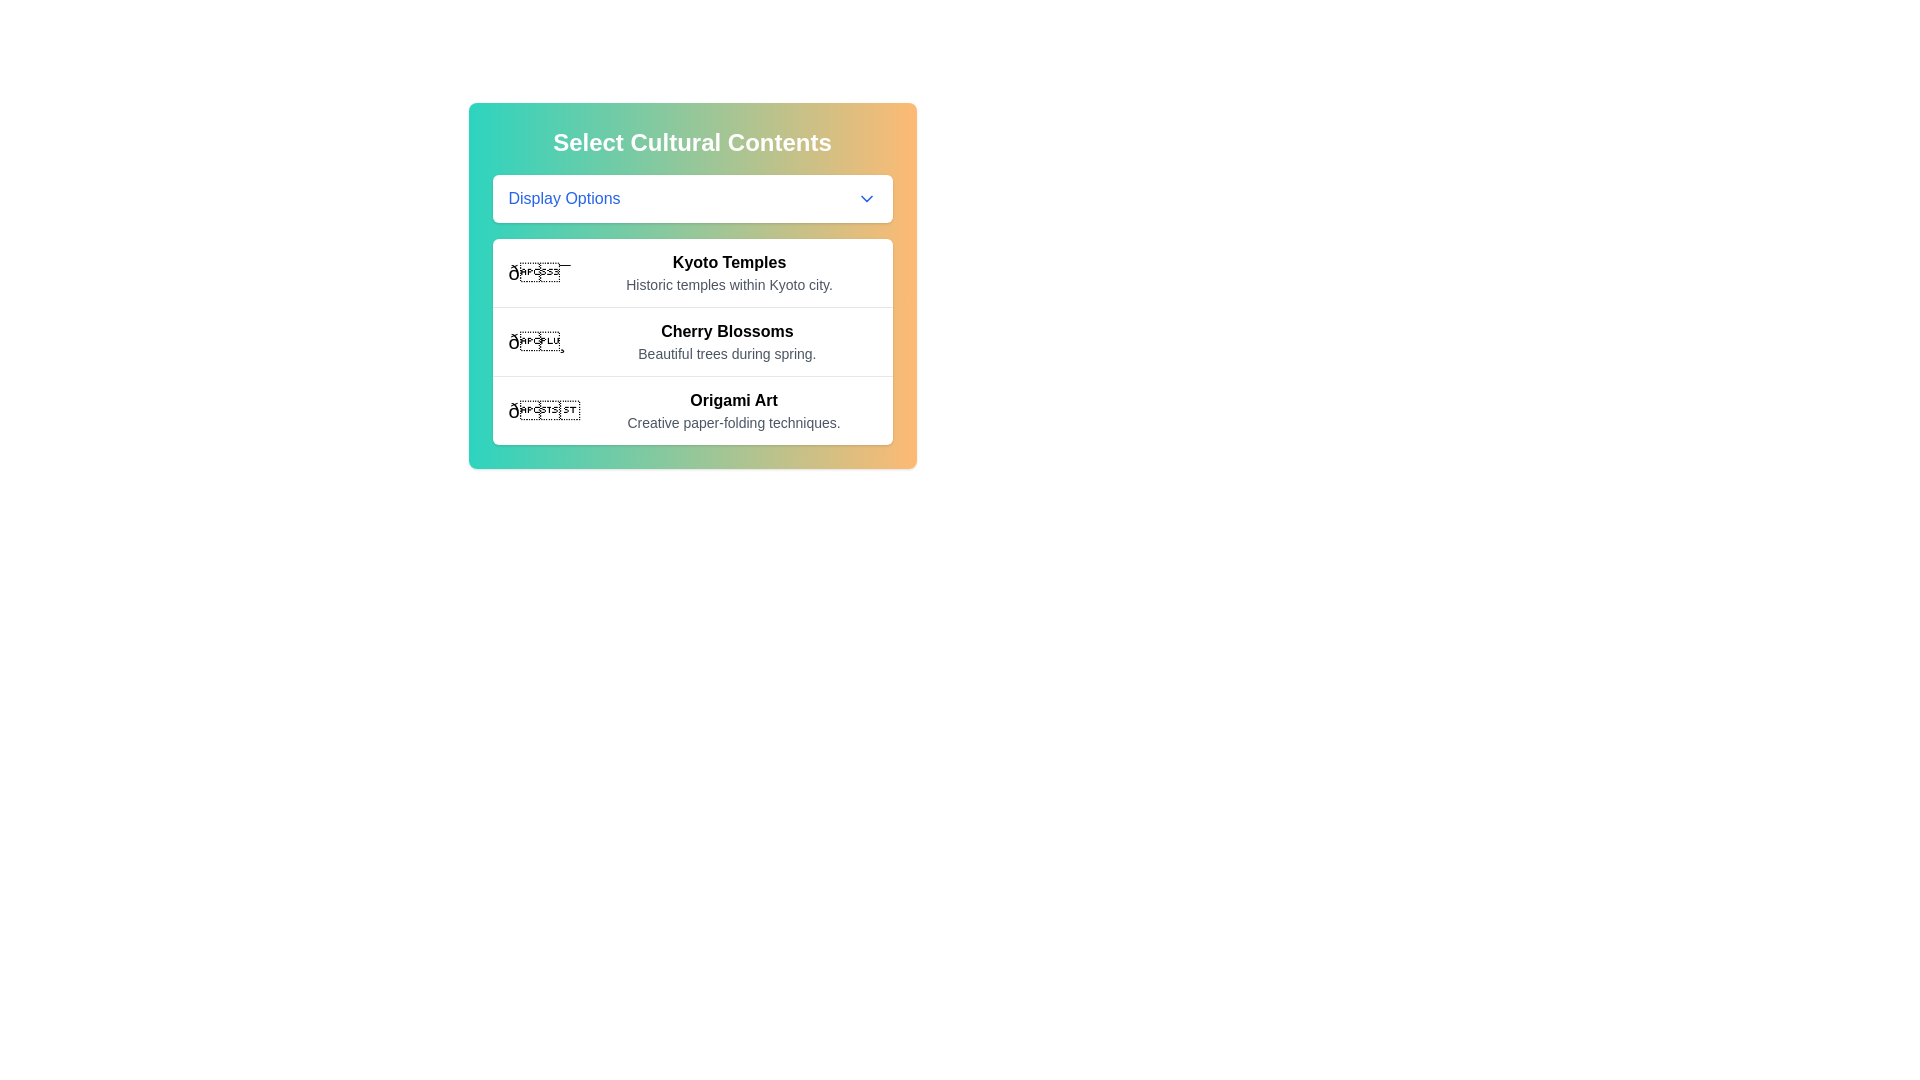  What do you see at coordinates (726, 341) in the screenshot?
I see `text content of the descriptive text block labeled 'Cherry Blossoms', which is the second entry in the list under 'Select Cultural Contents'` at bounding box center [726, 341].